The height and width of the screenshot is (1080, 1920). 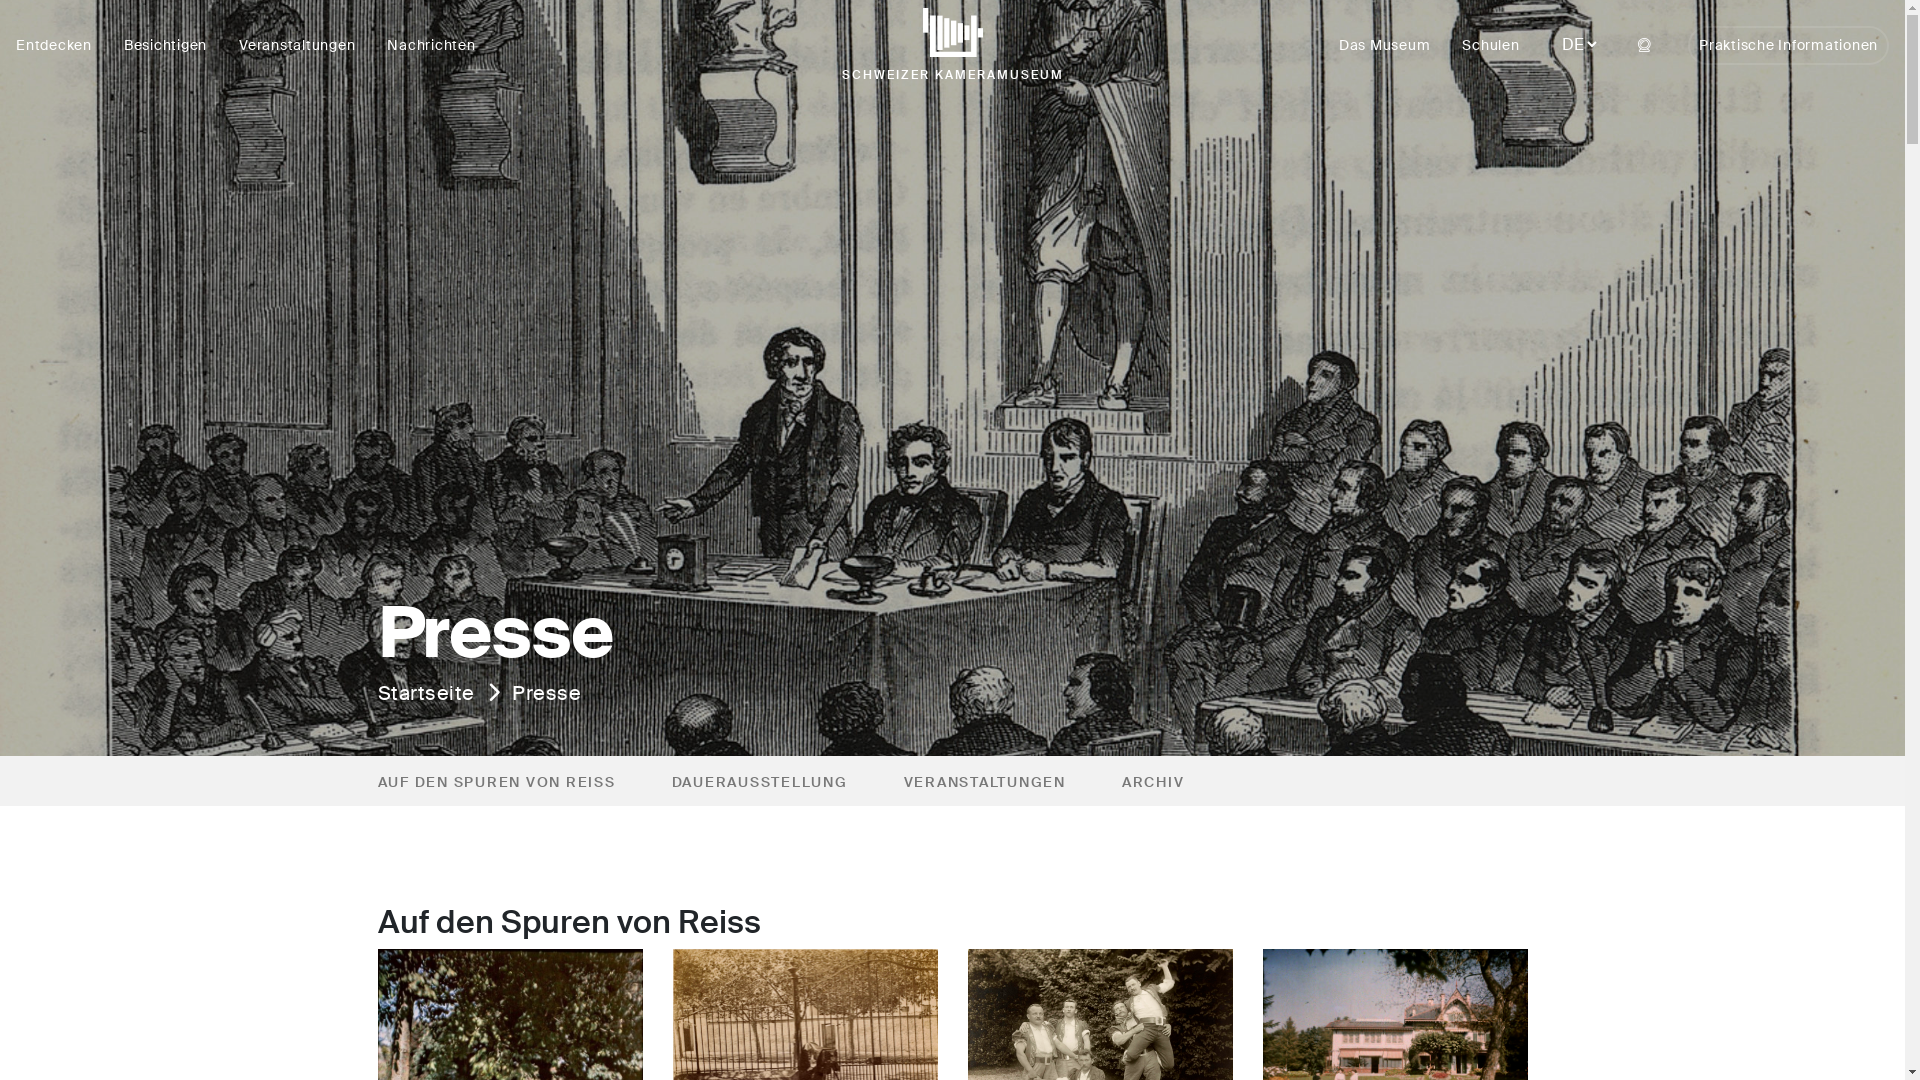 What do you see at coordinates (1384, 45) in the screenshot?
I see `'Das Museum'` at bounding box center [1384, 45].